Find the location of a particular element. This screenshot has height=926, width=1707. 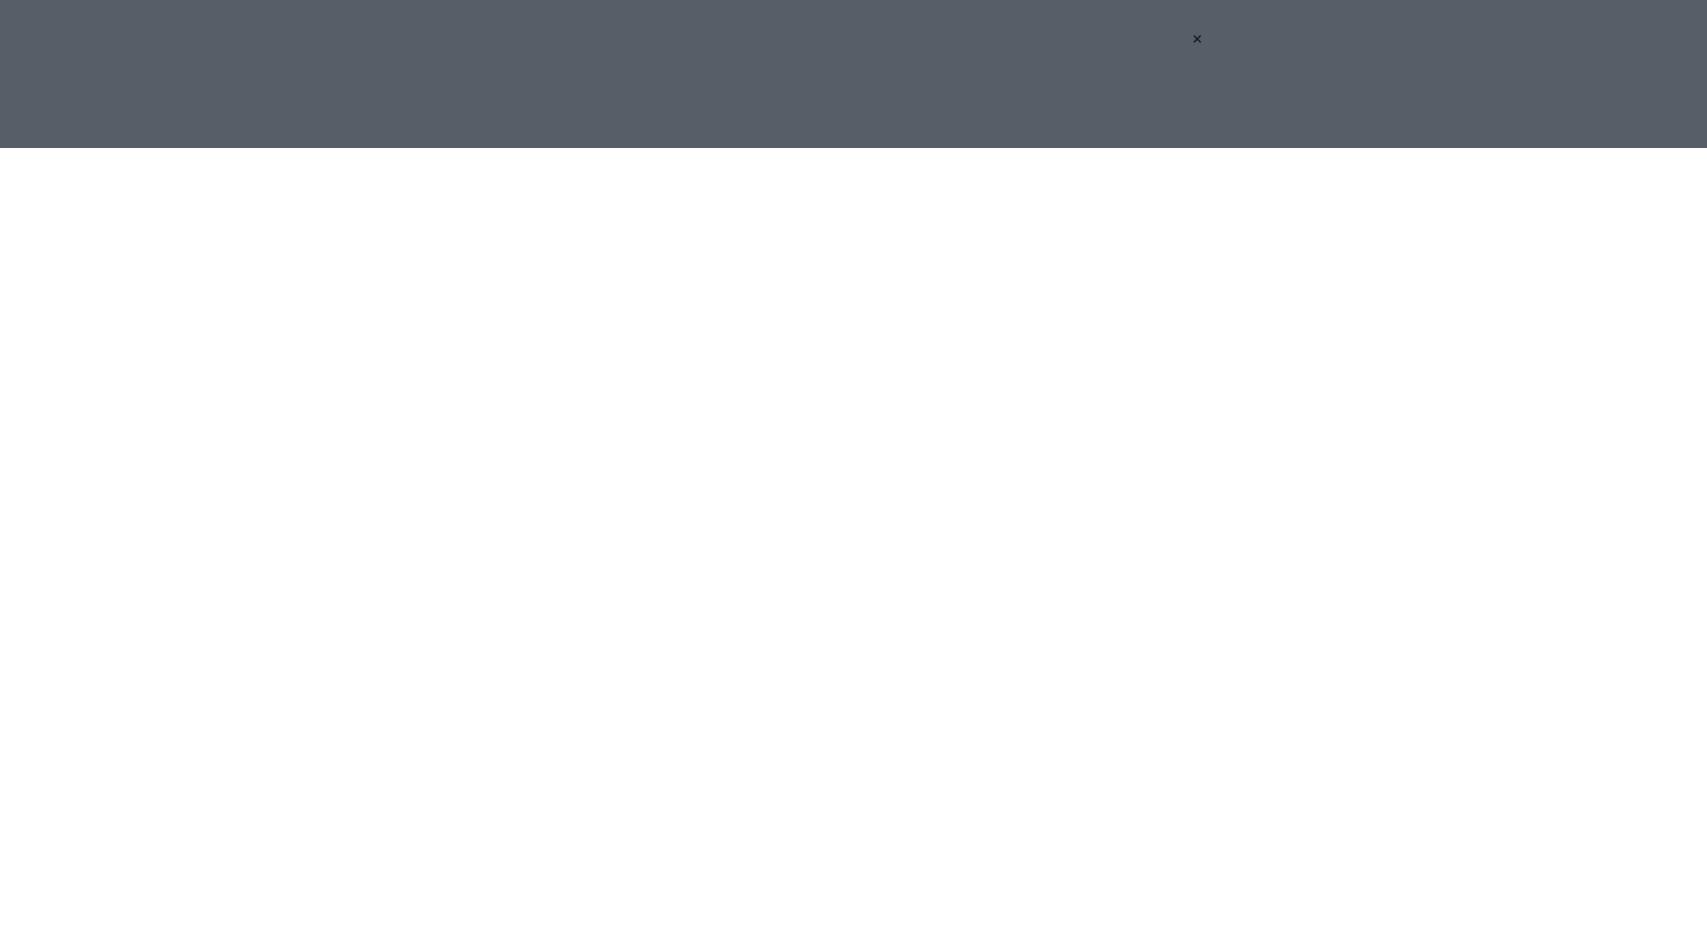

'Tried, Tested, Failed: why this is end of Mourinho as we know it' is located at coordinates (814, 473).